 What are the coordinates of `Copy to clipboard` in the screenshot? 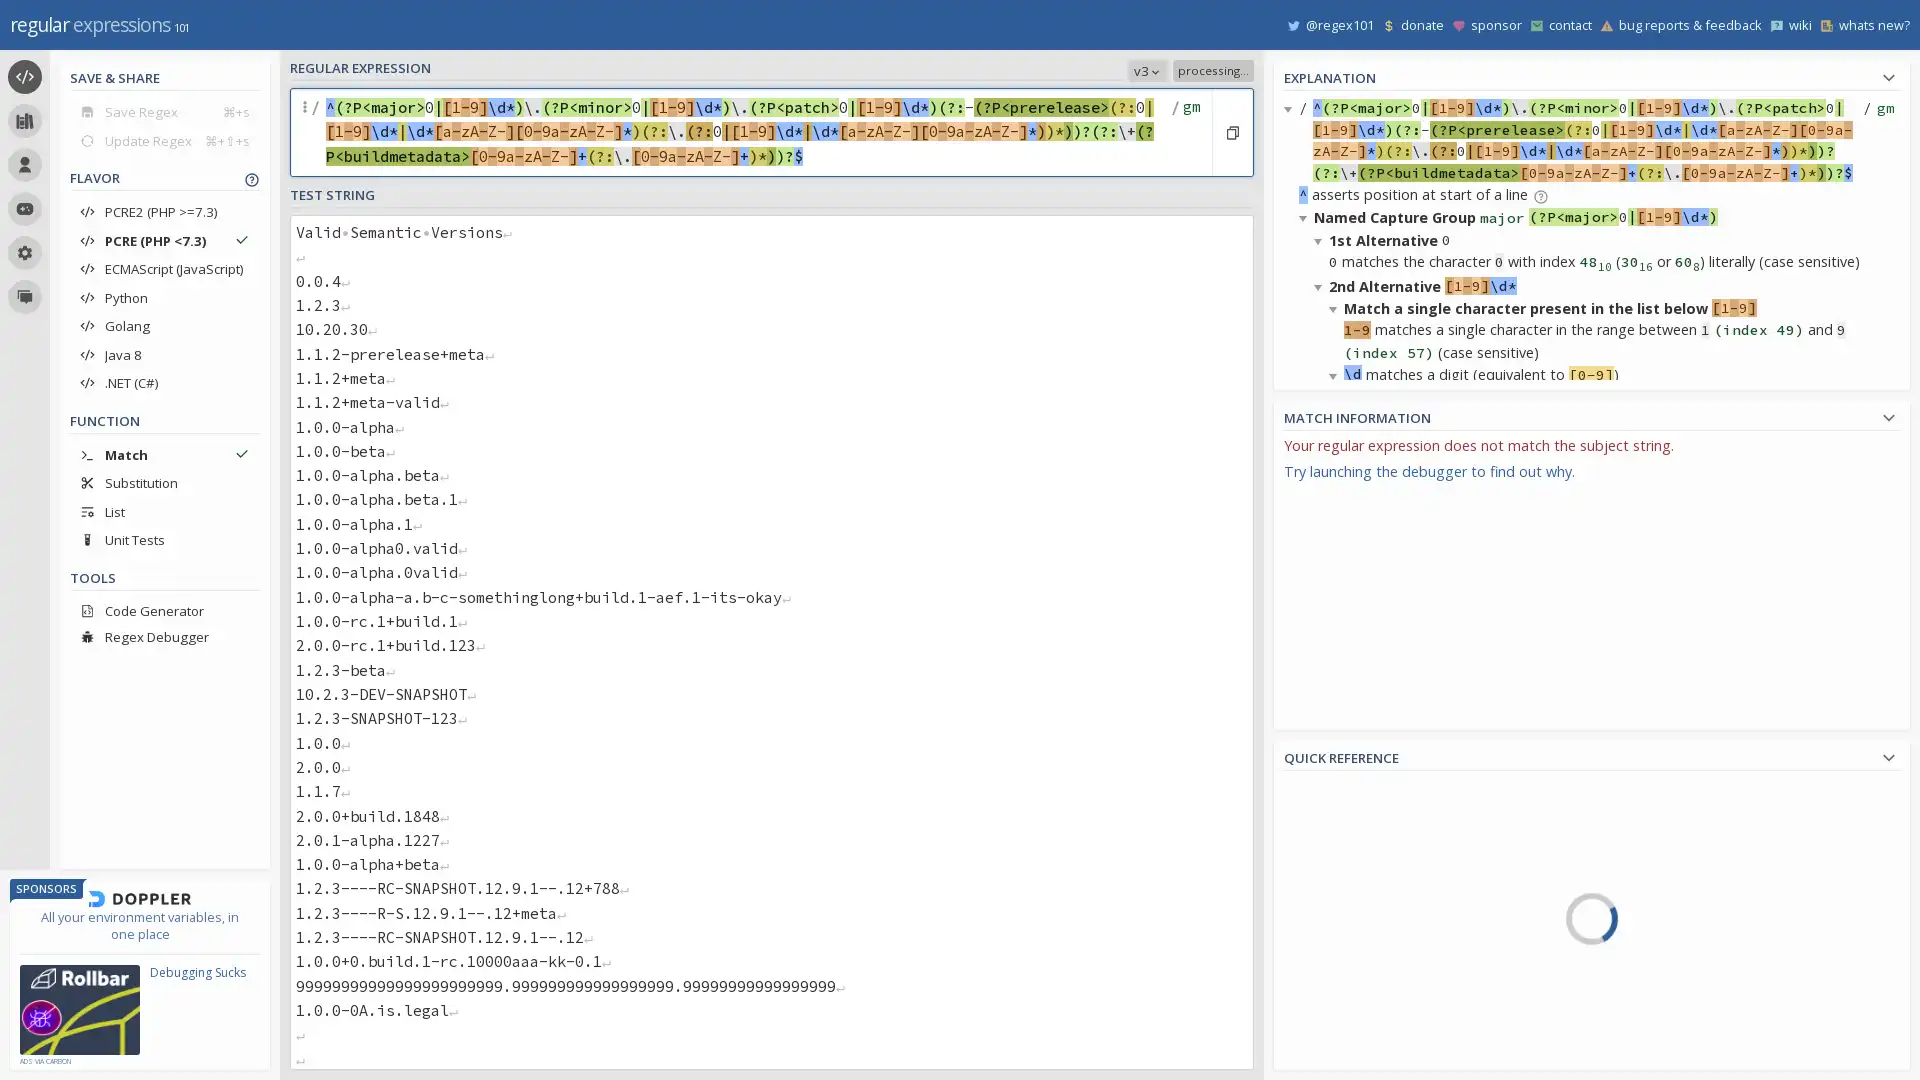 It's located at (1231, 132).